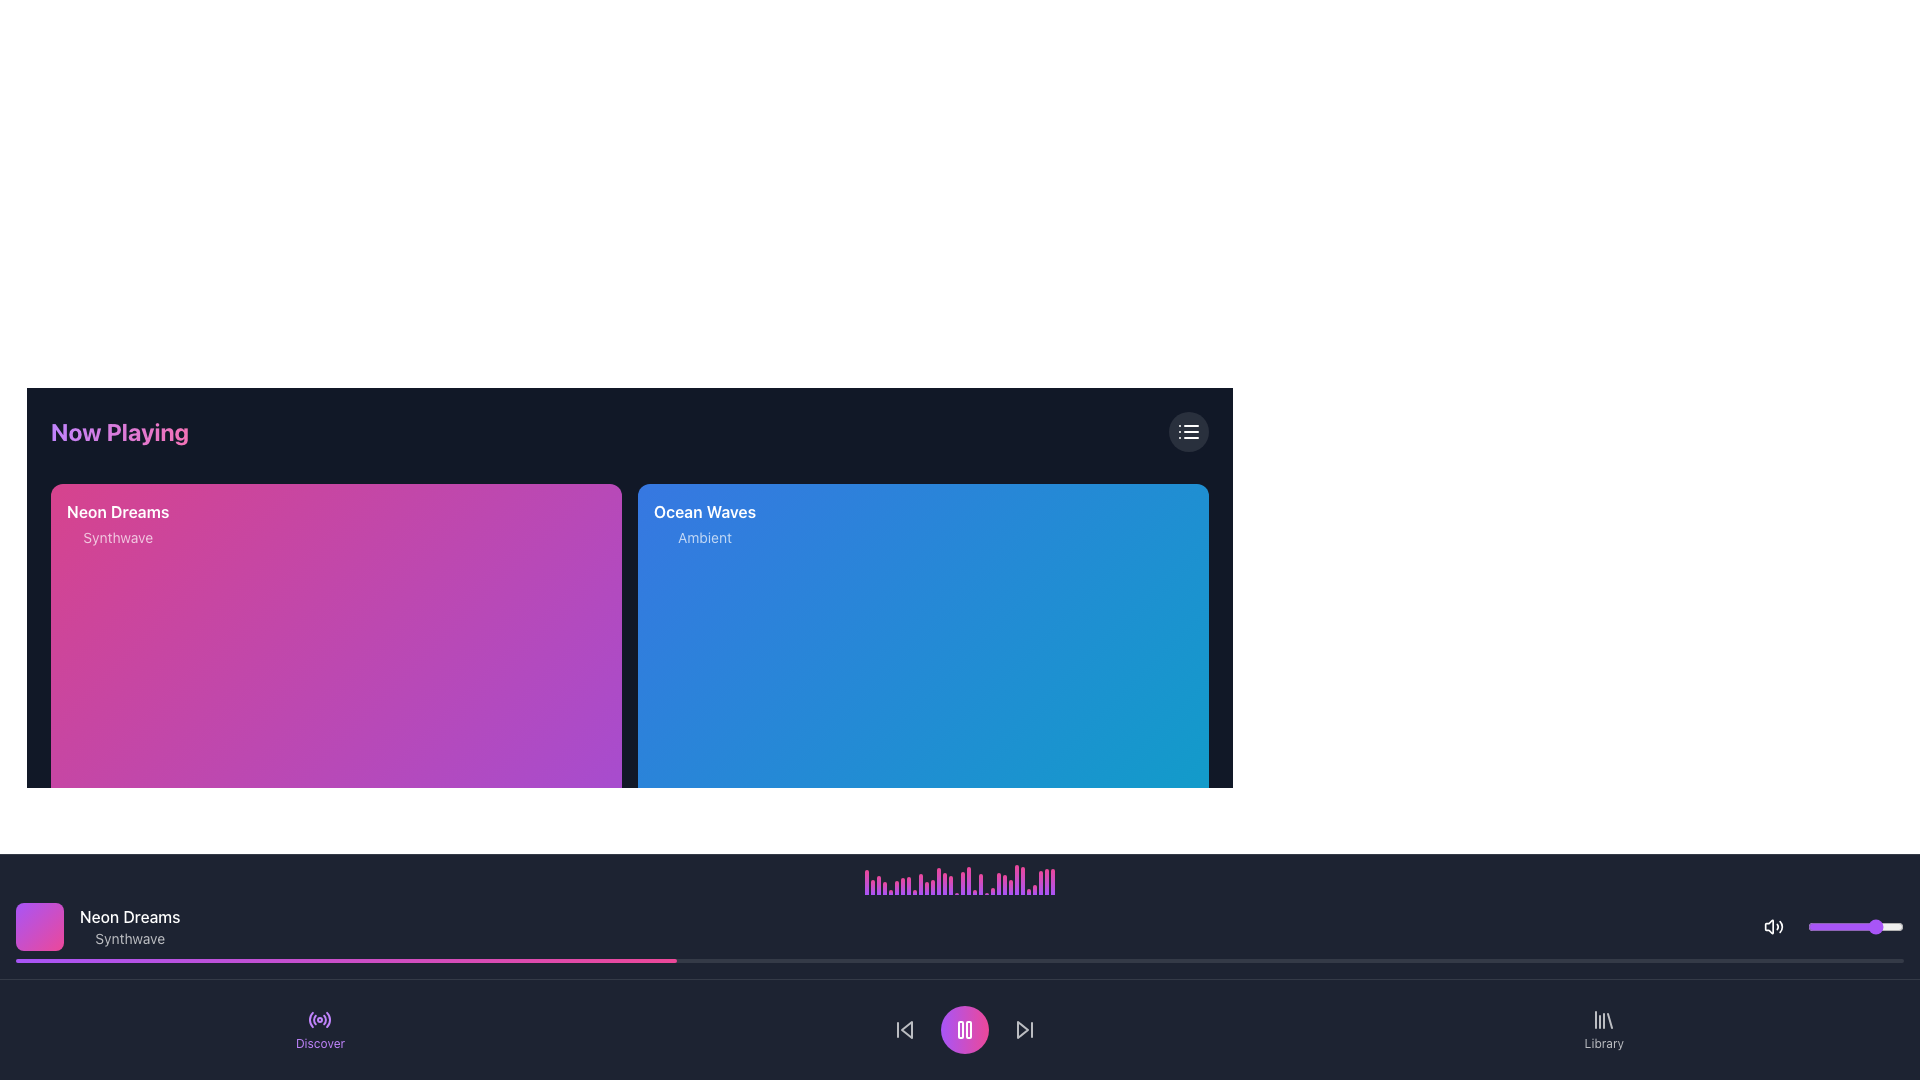 The height and width of the screenshot is (1080, 1920). Describe the element at coordinates (1175, 523) in the screenshot. I see `the 'like' button located in the top-right corner of the 'Ocean Waves' card to like the content` at that location.